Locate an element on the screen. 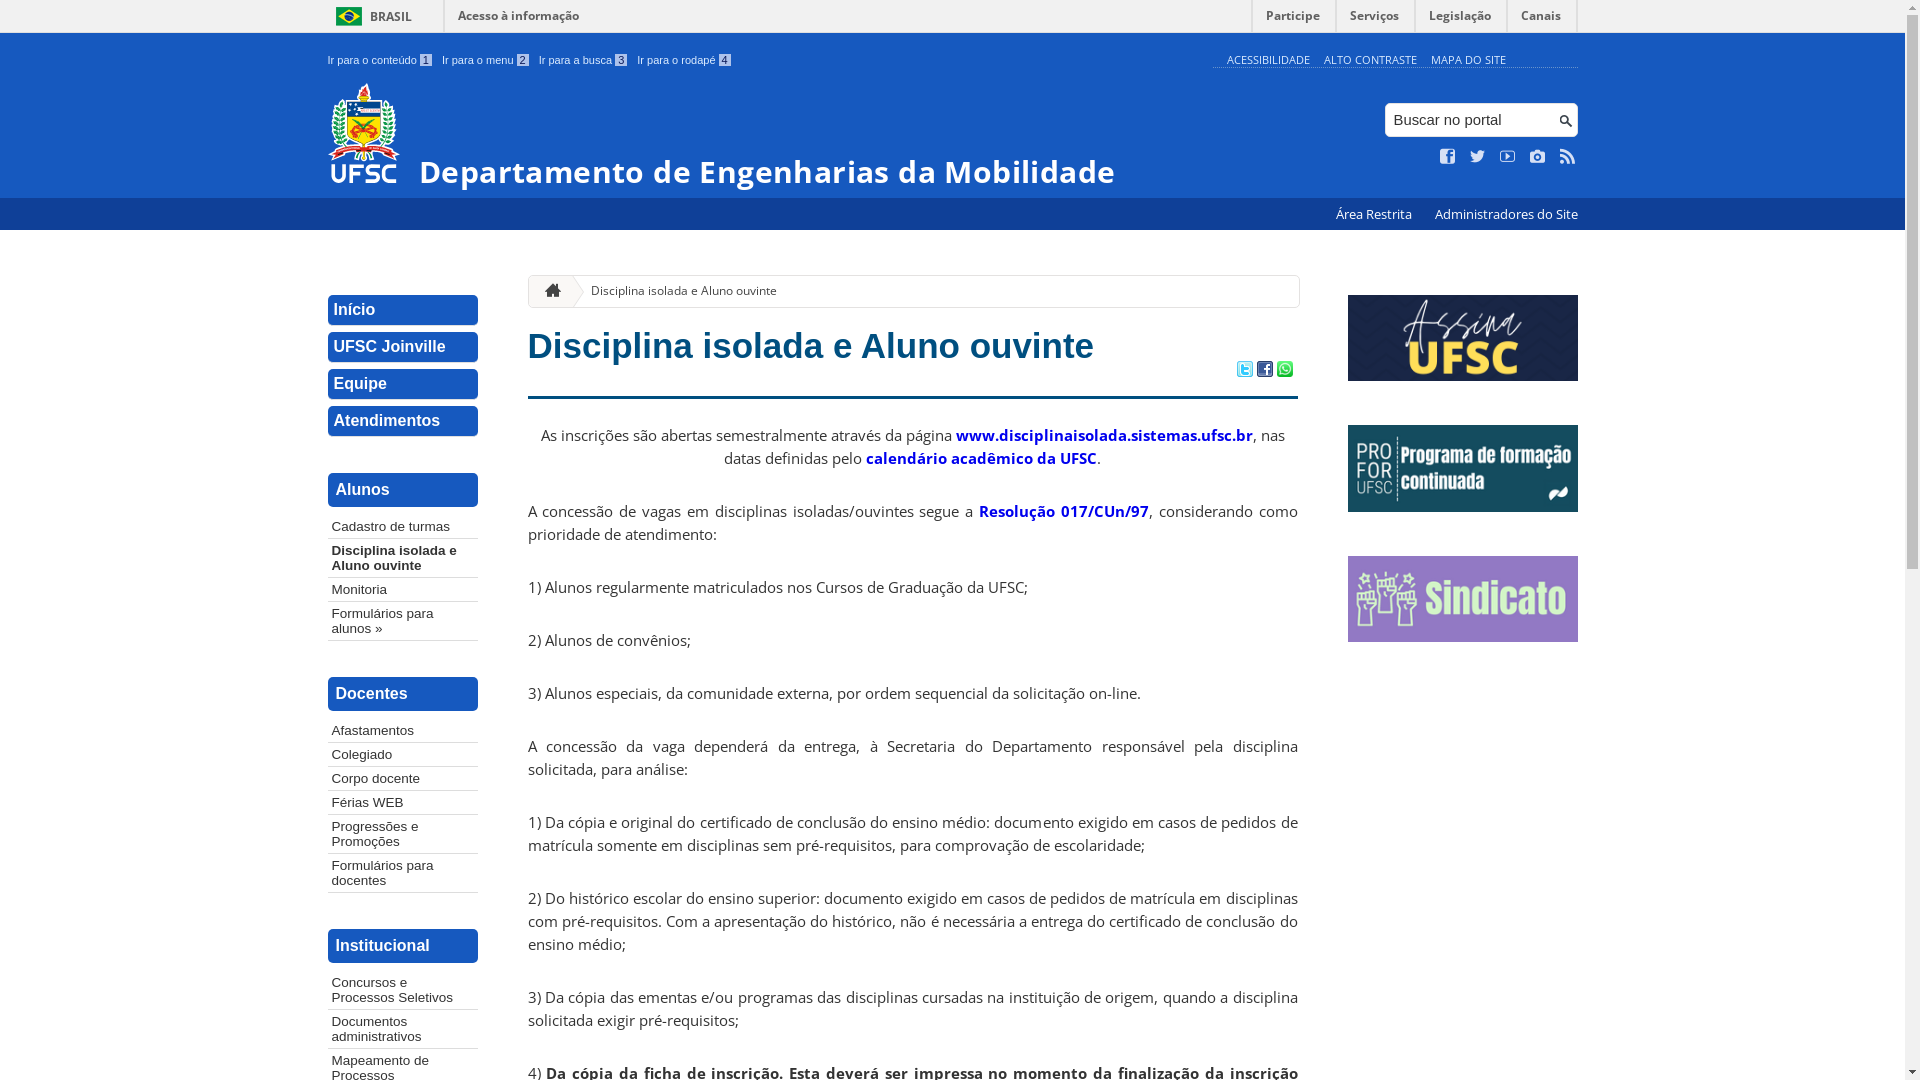 Image resolution: width=1920 pixels, height=1080 pixels. 'Ir para o menu 2' is located at coordinates (485, 59).